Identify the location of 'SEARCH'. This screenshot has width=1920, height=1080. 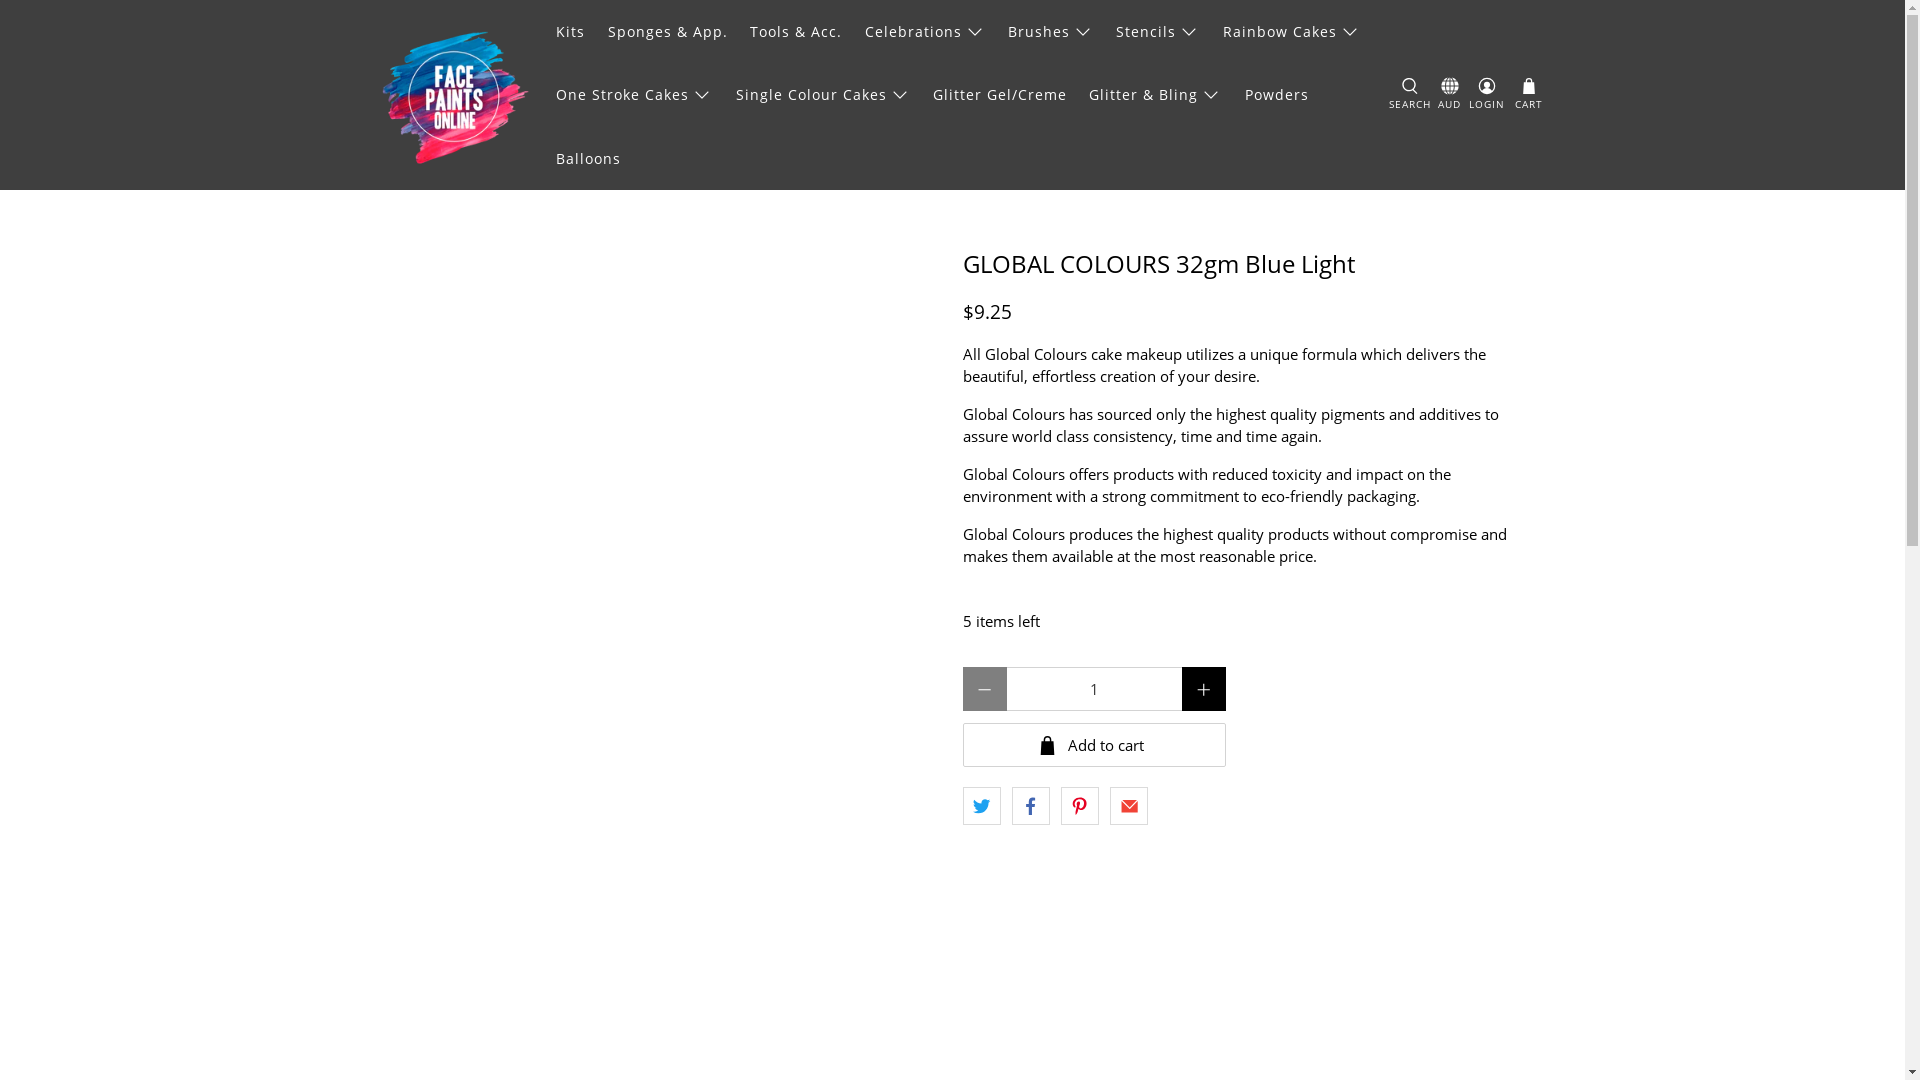
(1409, 95).